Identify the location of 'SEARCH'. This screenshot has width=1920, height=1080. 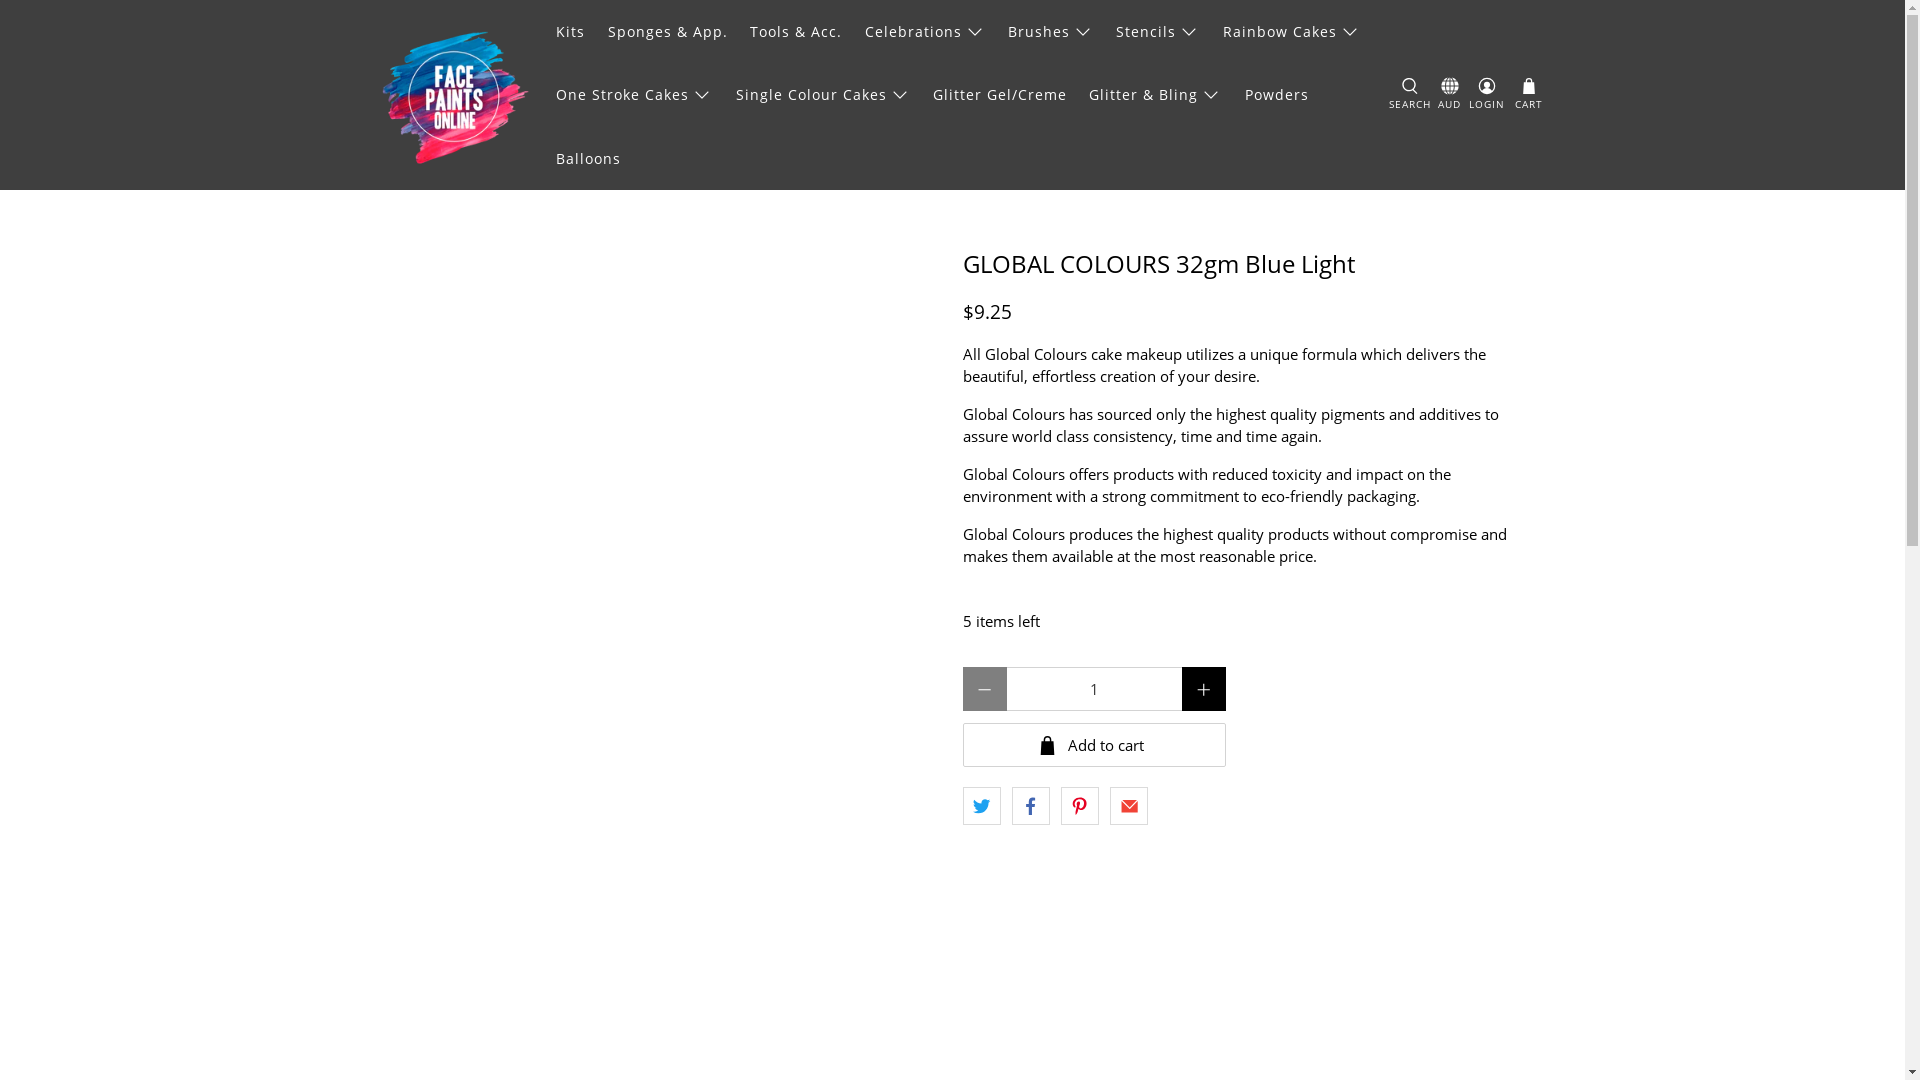
(1409, 95).